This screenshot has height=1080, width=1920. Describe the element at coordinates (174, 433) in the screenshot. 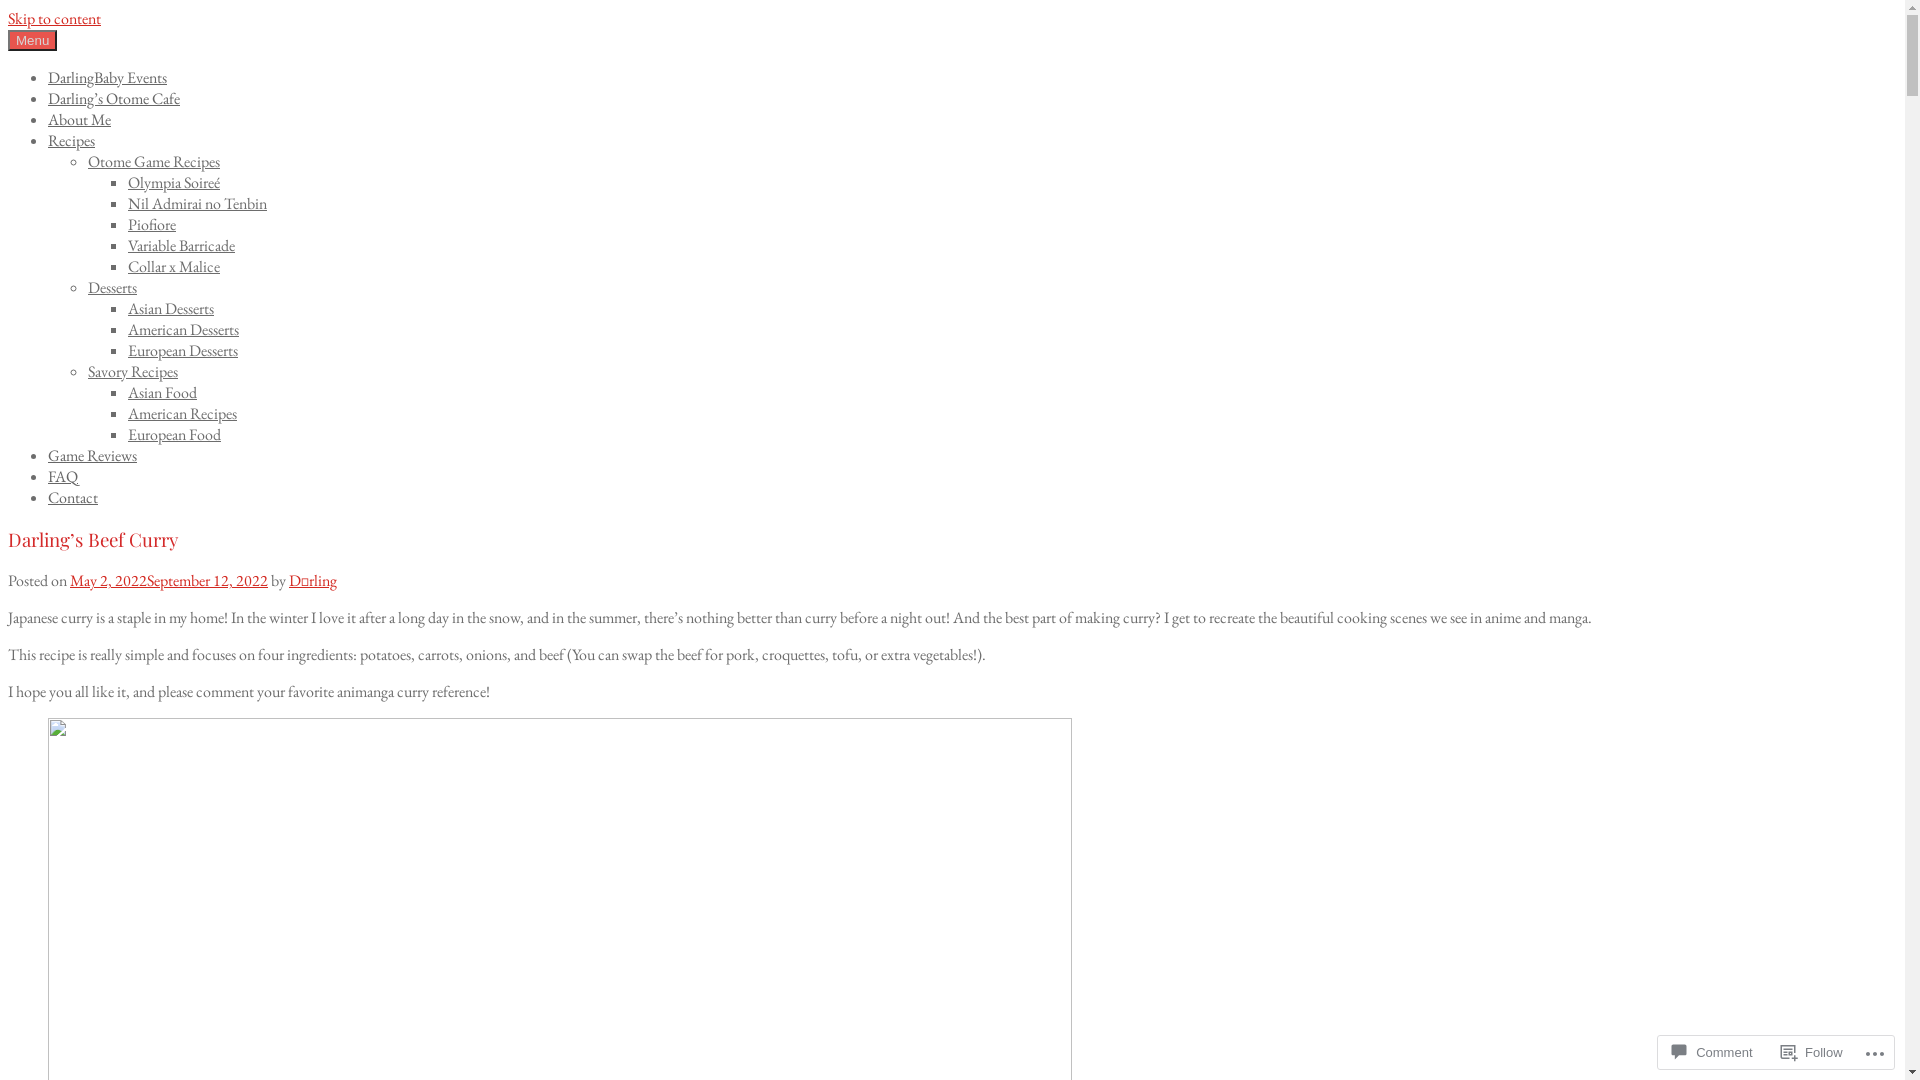

I see `'European Food'` at that location.